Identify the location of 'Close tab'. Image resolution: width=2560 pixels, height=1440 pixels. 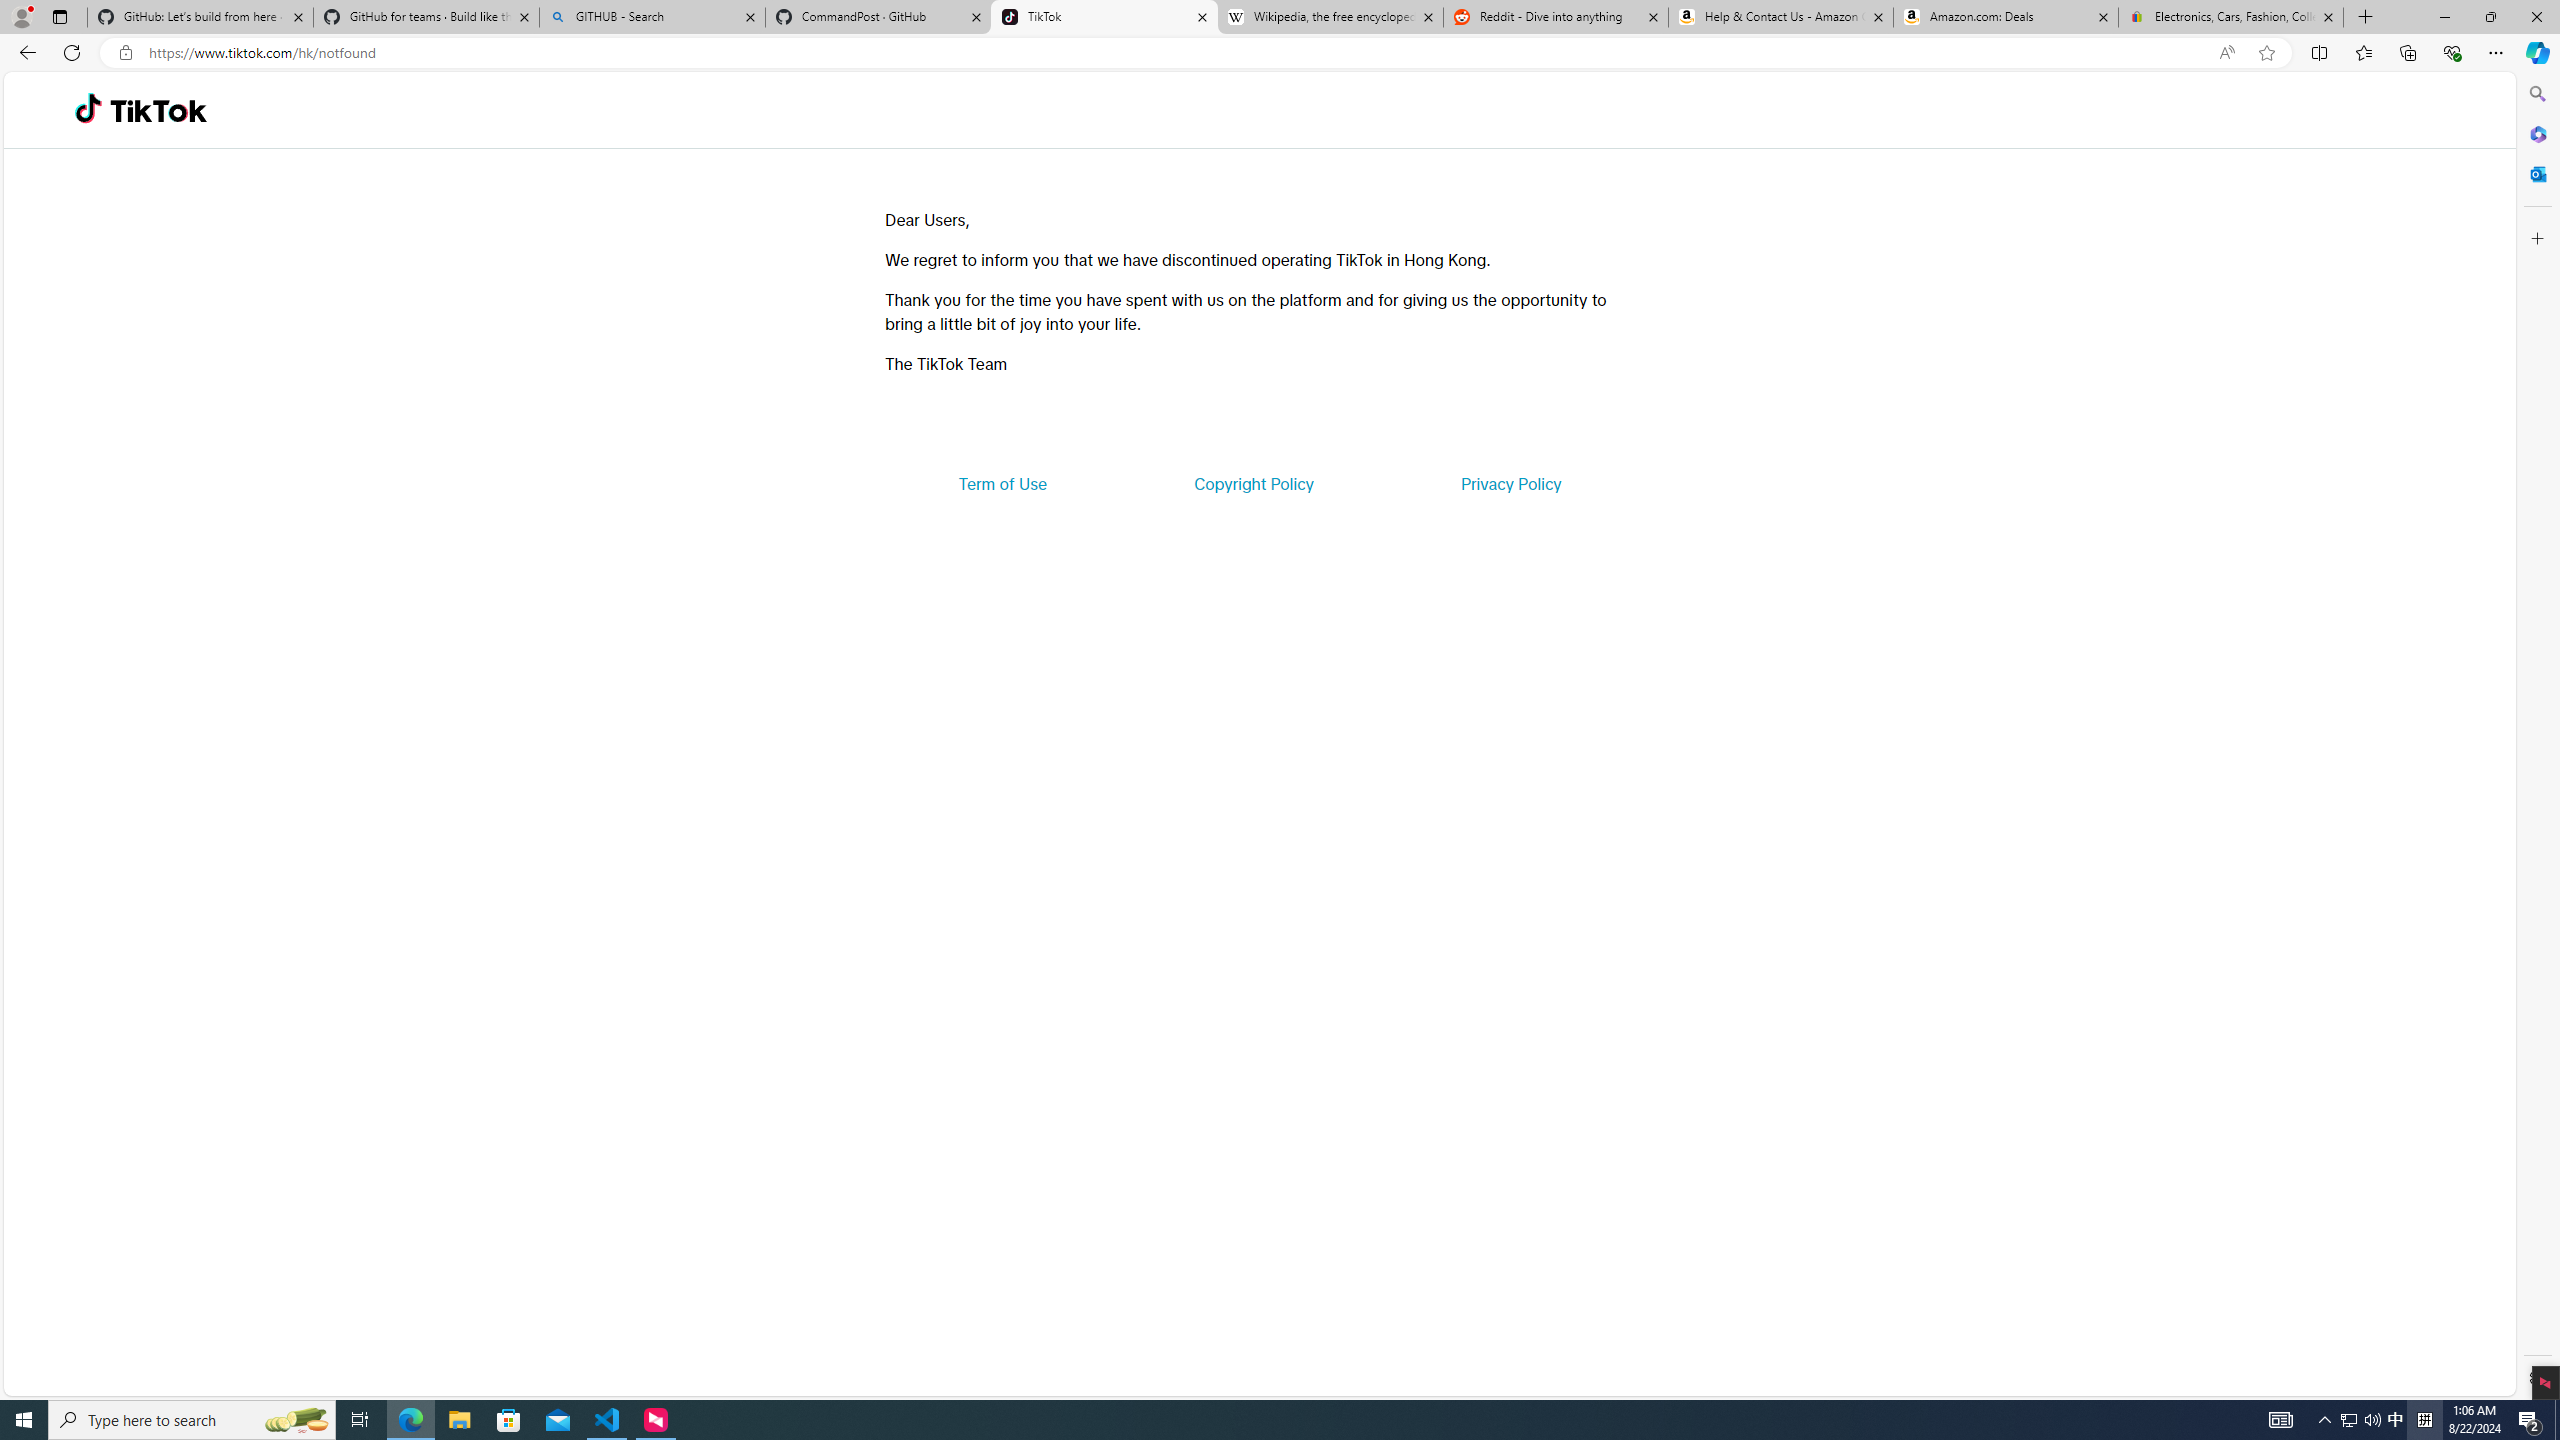
(2327, 16).